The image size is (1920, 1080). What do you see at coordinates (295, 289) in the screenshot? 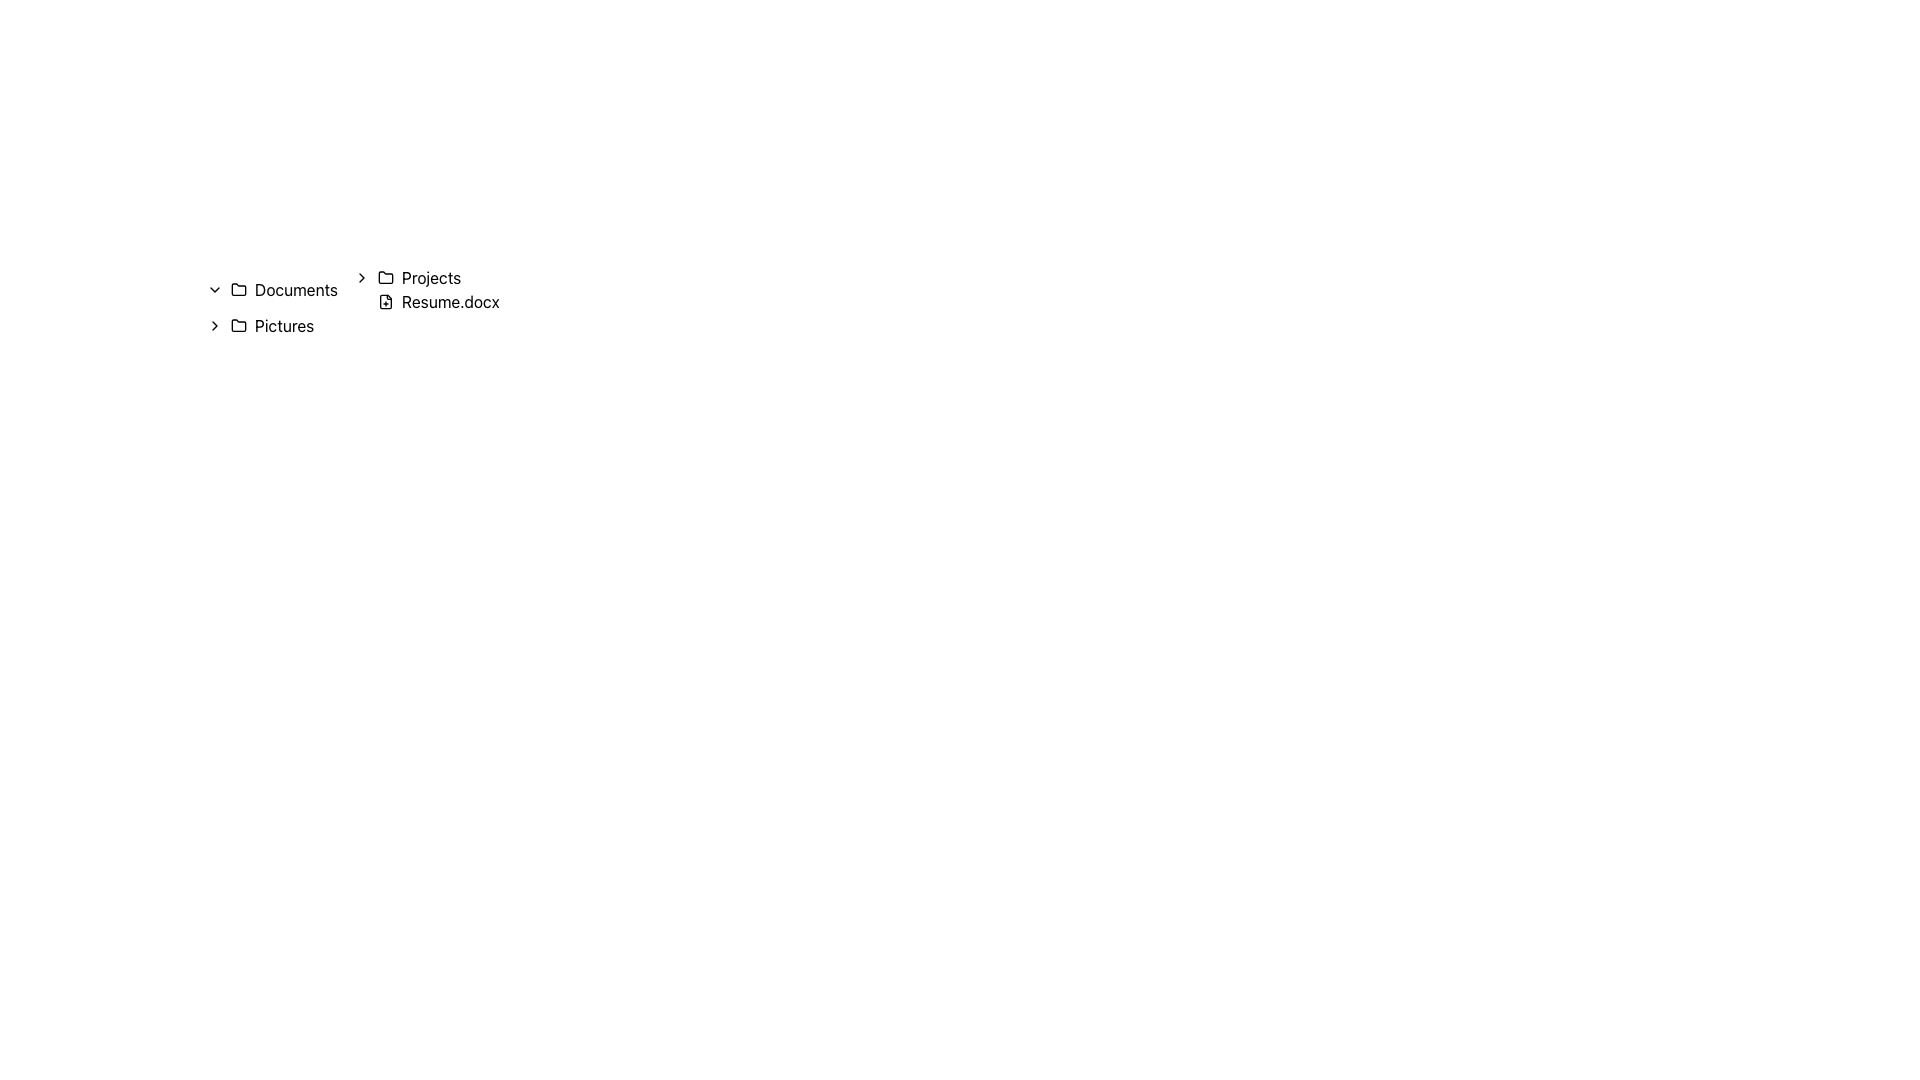
I see `the Text label representing the category or folder under 'DocumentsProjectsResume.docx'` at bounding box center [295, 289].